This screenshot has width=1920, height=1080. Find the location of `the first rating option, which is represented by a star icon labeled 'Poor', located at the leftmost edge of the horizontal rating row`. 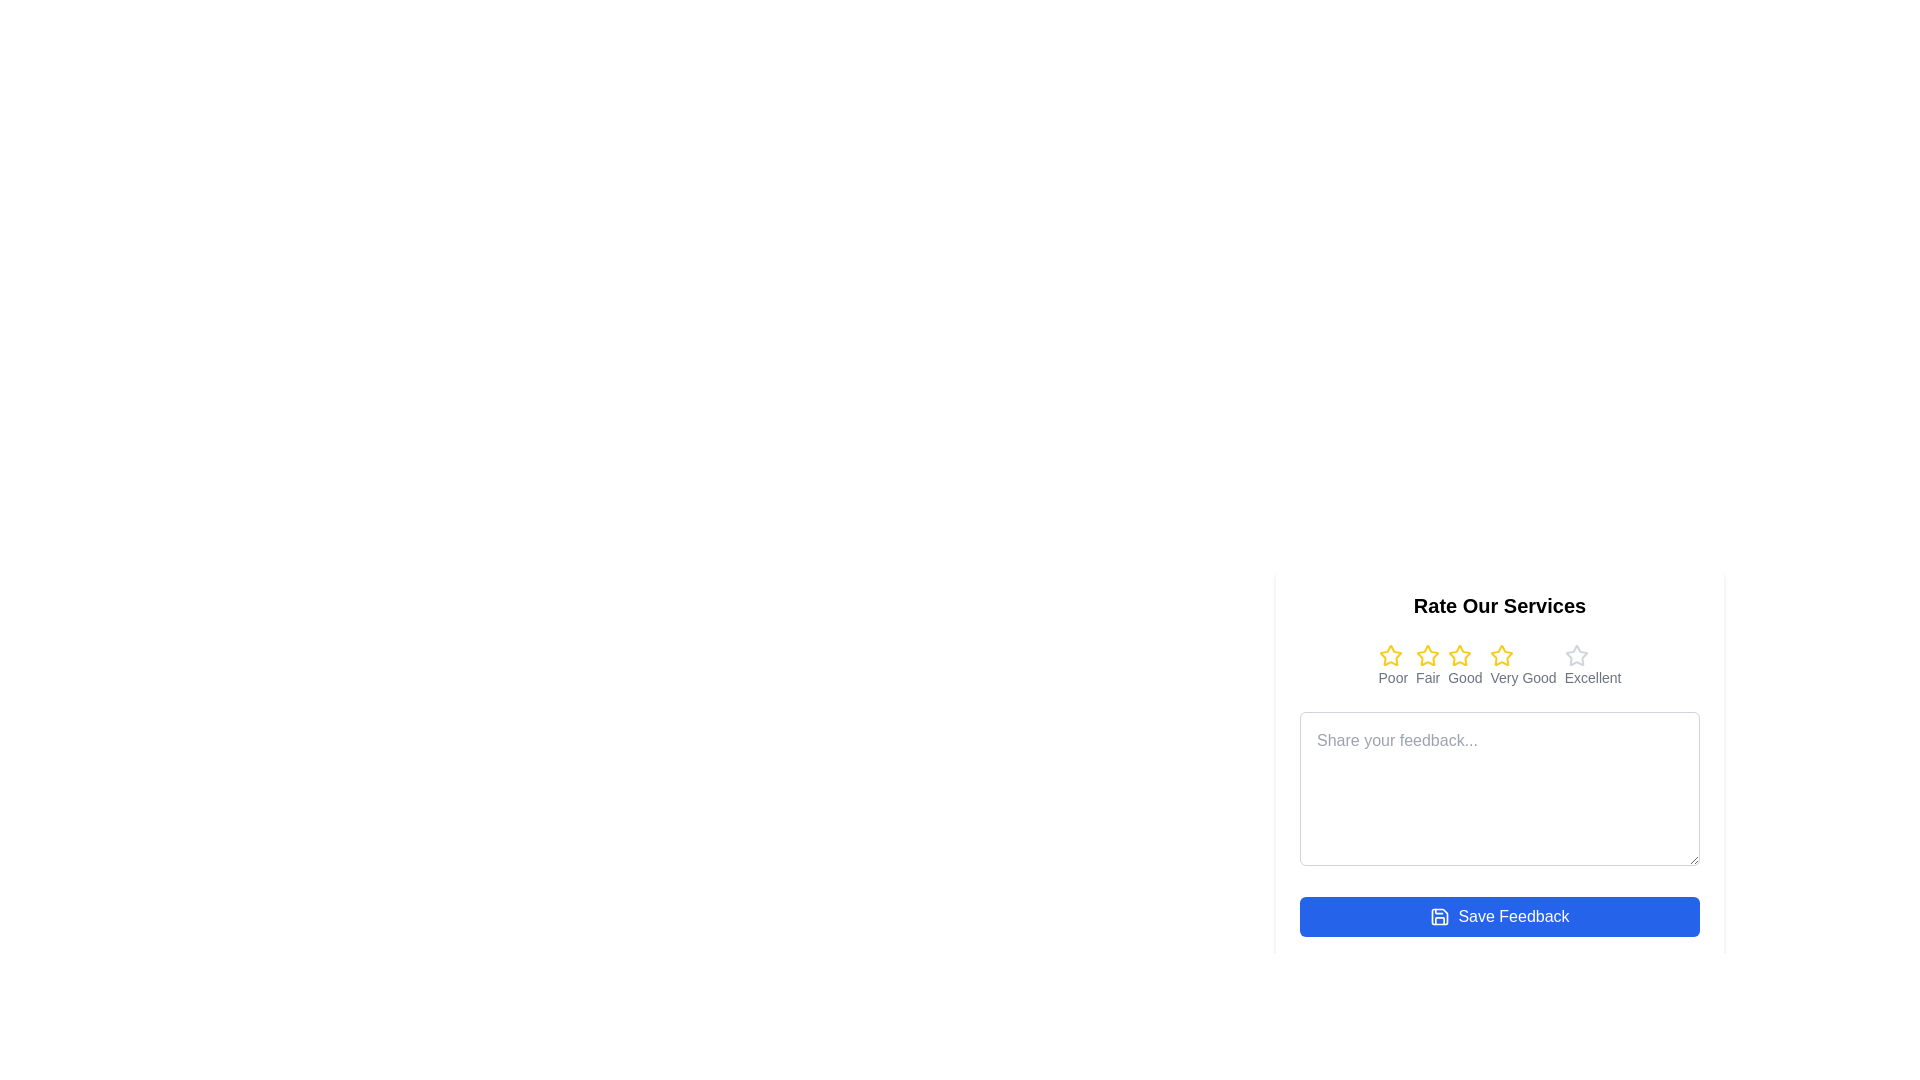

the first rating option, which is represented by a star icon labeled 'Poor', located at the leftmost edge of the horizontal rating row is located at coordinates (1392, 666).